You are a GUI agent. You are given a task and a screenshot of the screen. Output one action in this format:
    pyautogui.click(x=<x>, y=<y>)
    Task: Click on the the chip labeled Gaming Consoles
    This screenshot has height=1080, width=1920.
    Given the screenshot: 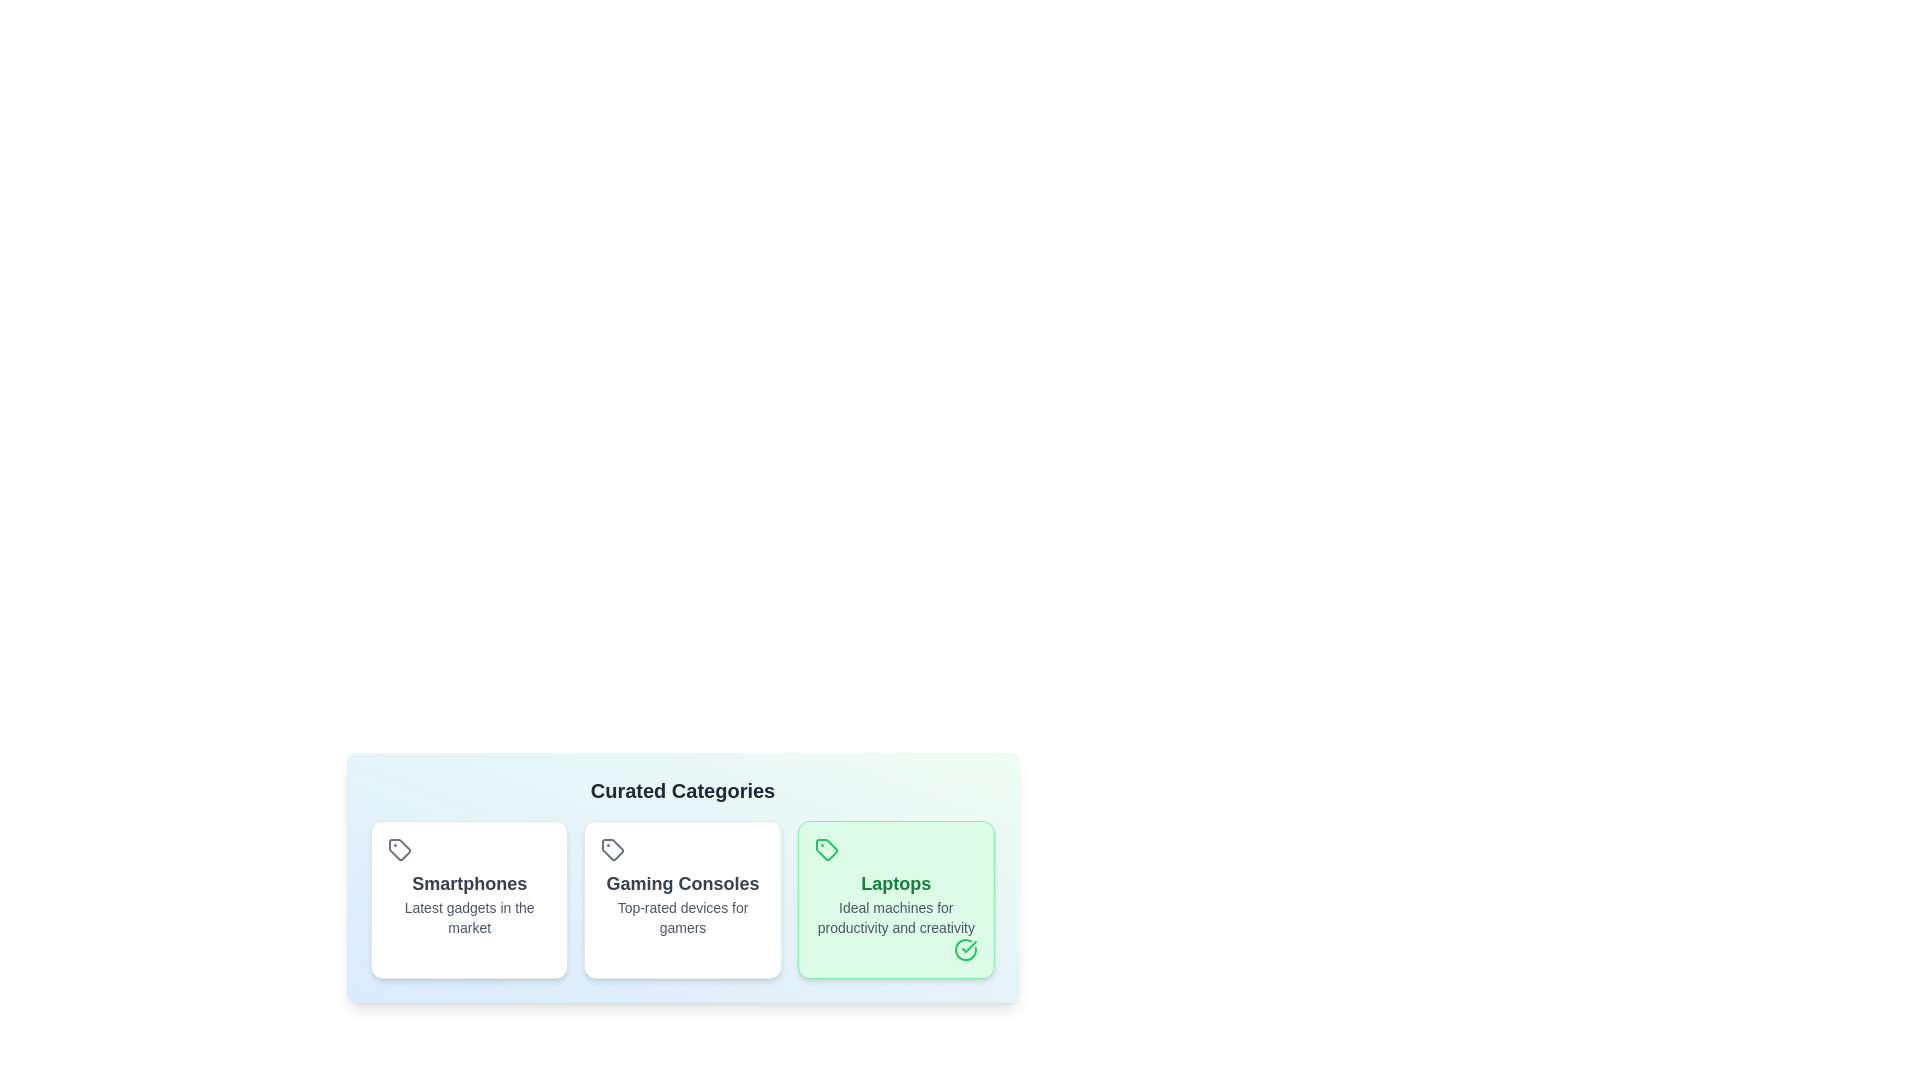 What is the action you would take?
    pyautogui.click(x=682, y=898)
    